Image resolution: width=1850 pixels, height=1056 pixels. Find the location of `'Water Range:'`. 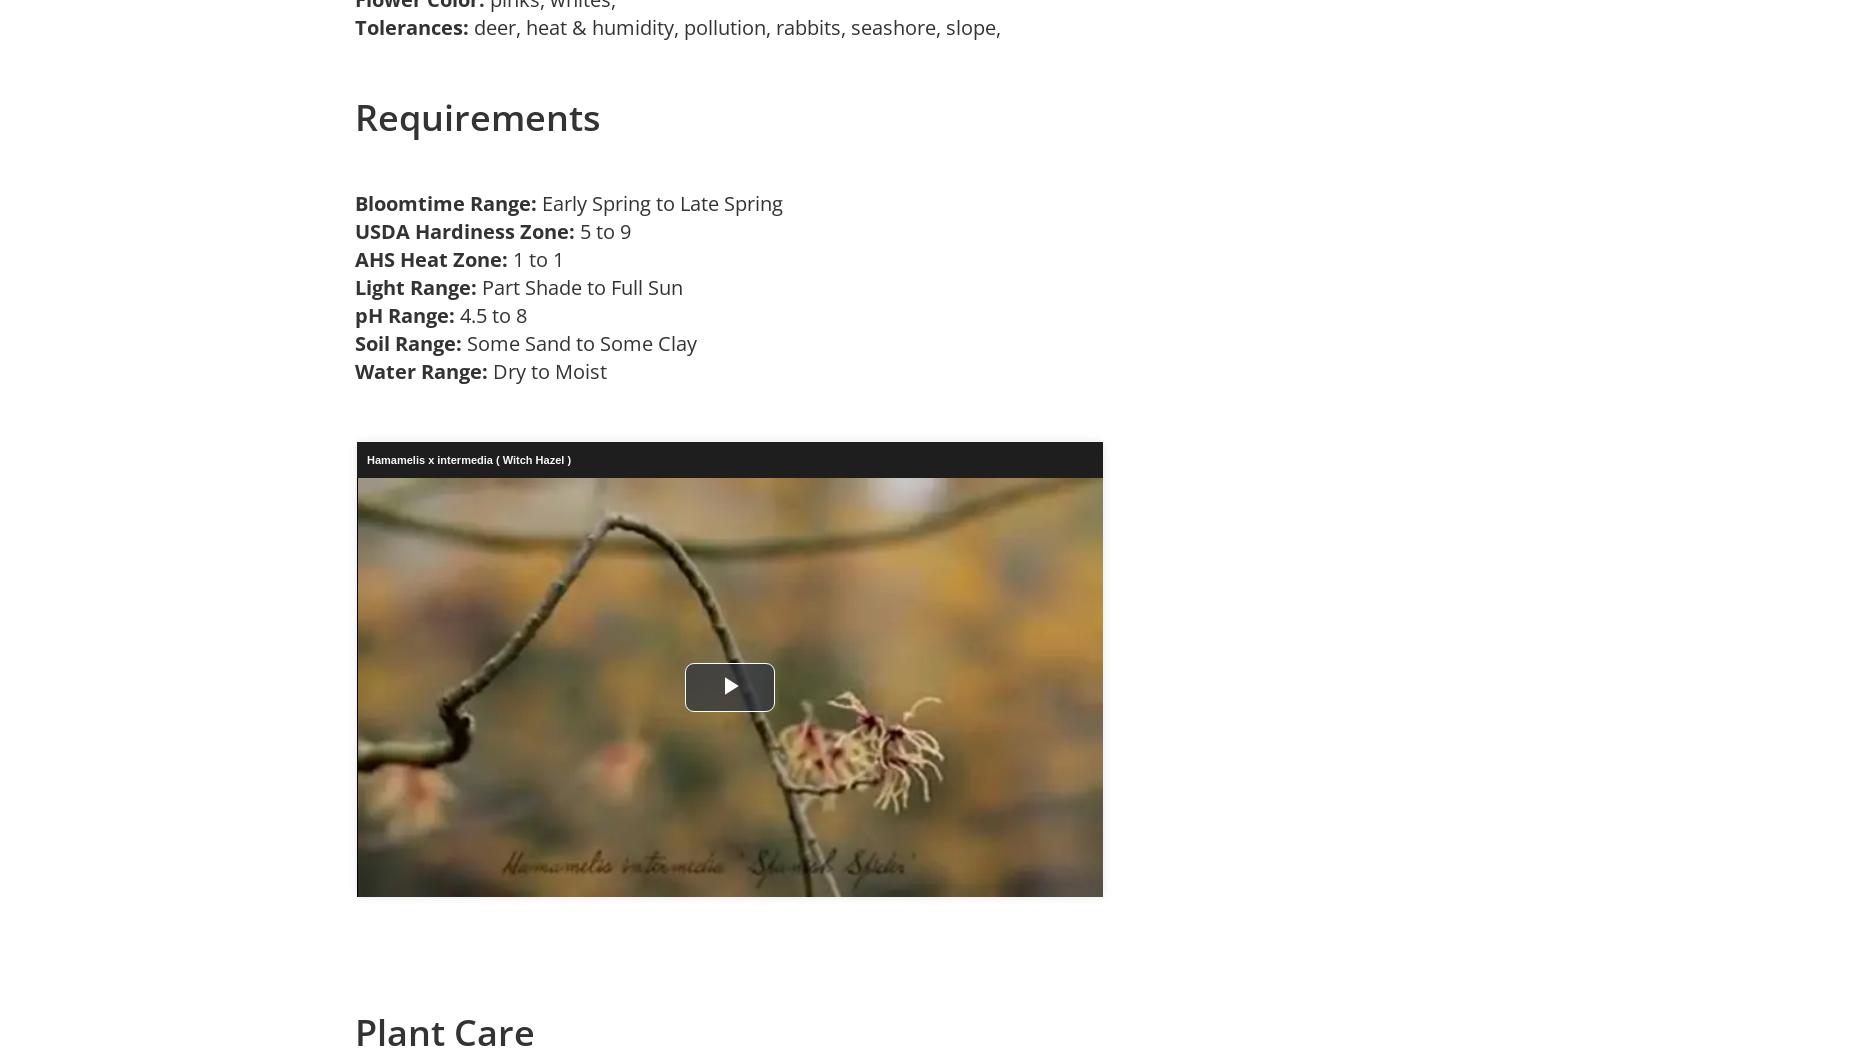

'Water Range:' is located at coordinates (420, 369).